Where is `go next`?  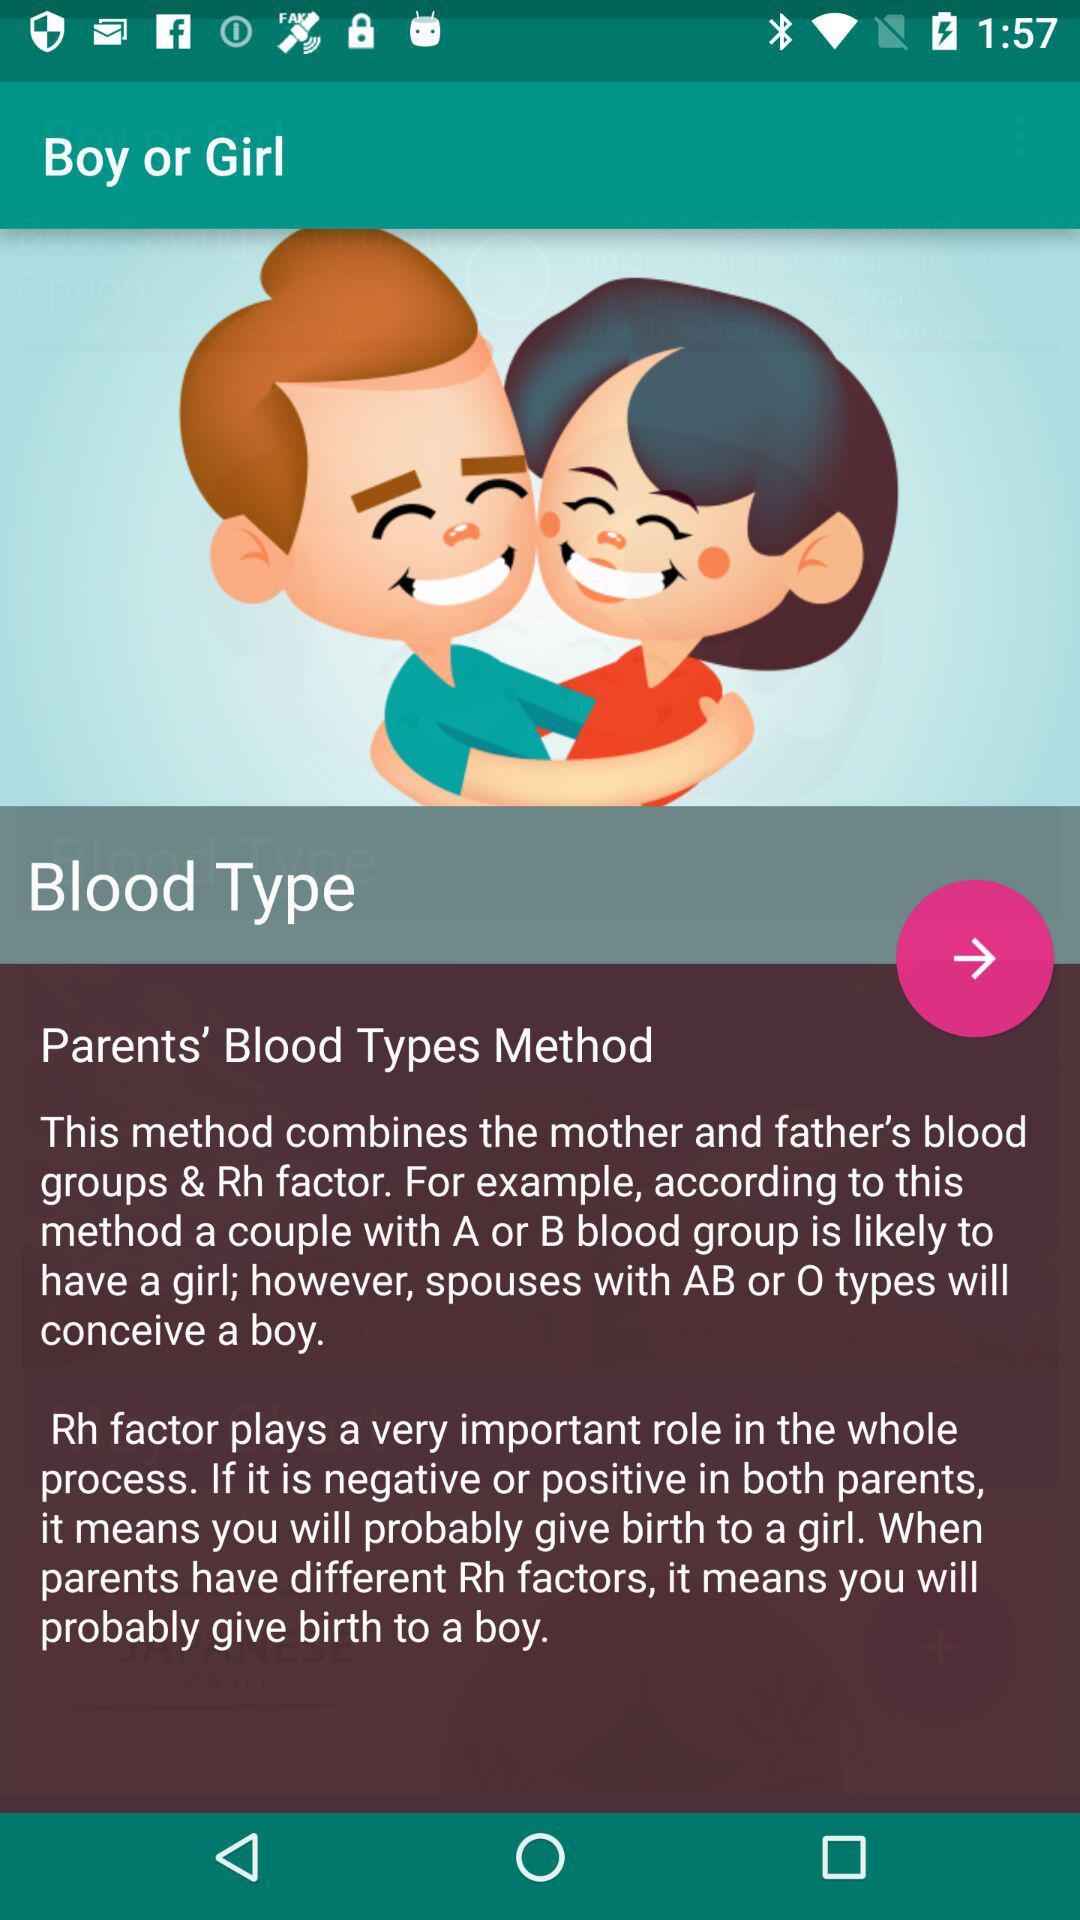
go next is located at coordinates (974, 938).